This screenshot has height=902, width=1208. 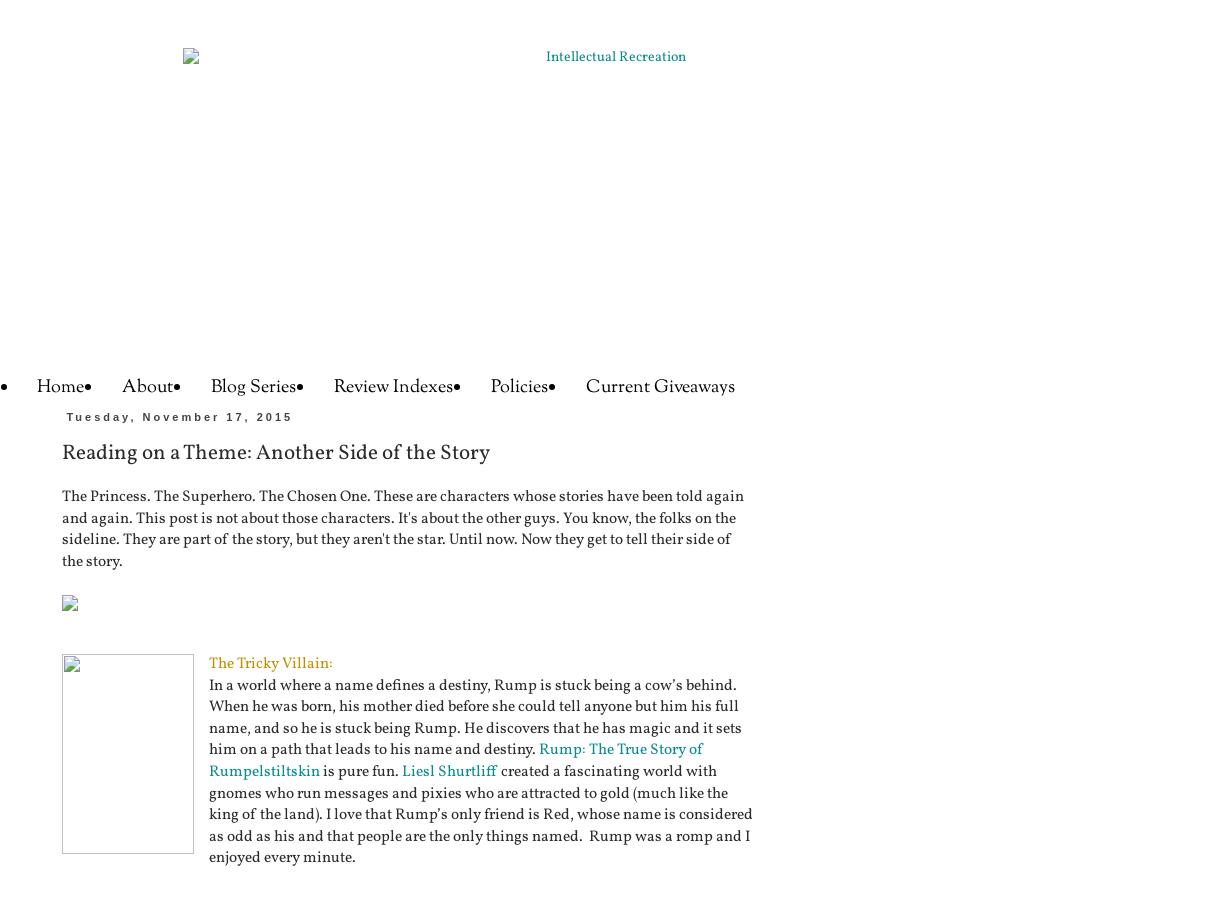 I want to click on 'created a fascinating world with gnomes who run messages and pixies who are attracted to gold (much like the king of the land). I love that Rump’s only friend is Red, whose name is considered as odd as his and that people are the only things named.  Rump was a romp and I enjoyed every minute.', so click(x=481, y=813).